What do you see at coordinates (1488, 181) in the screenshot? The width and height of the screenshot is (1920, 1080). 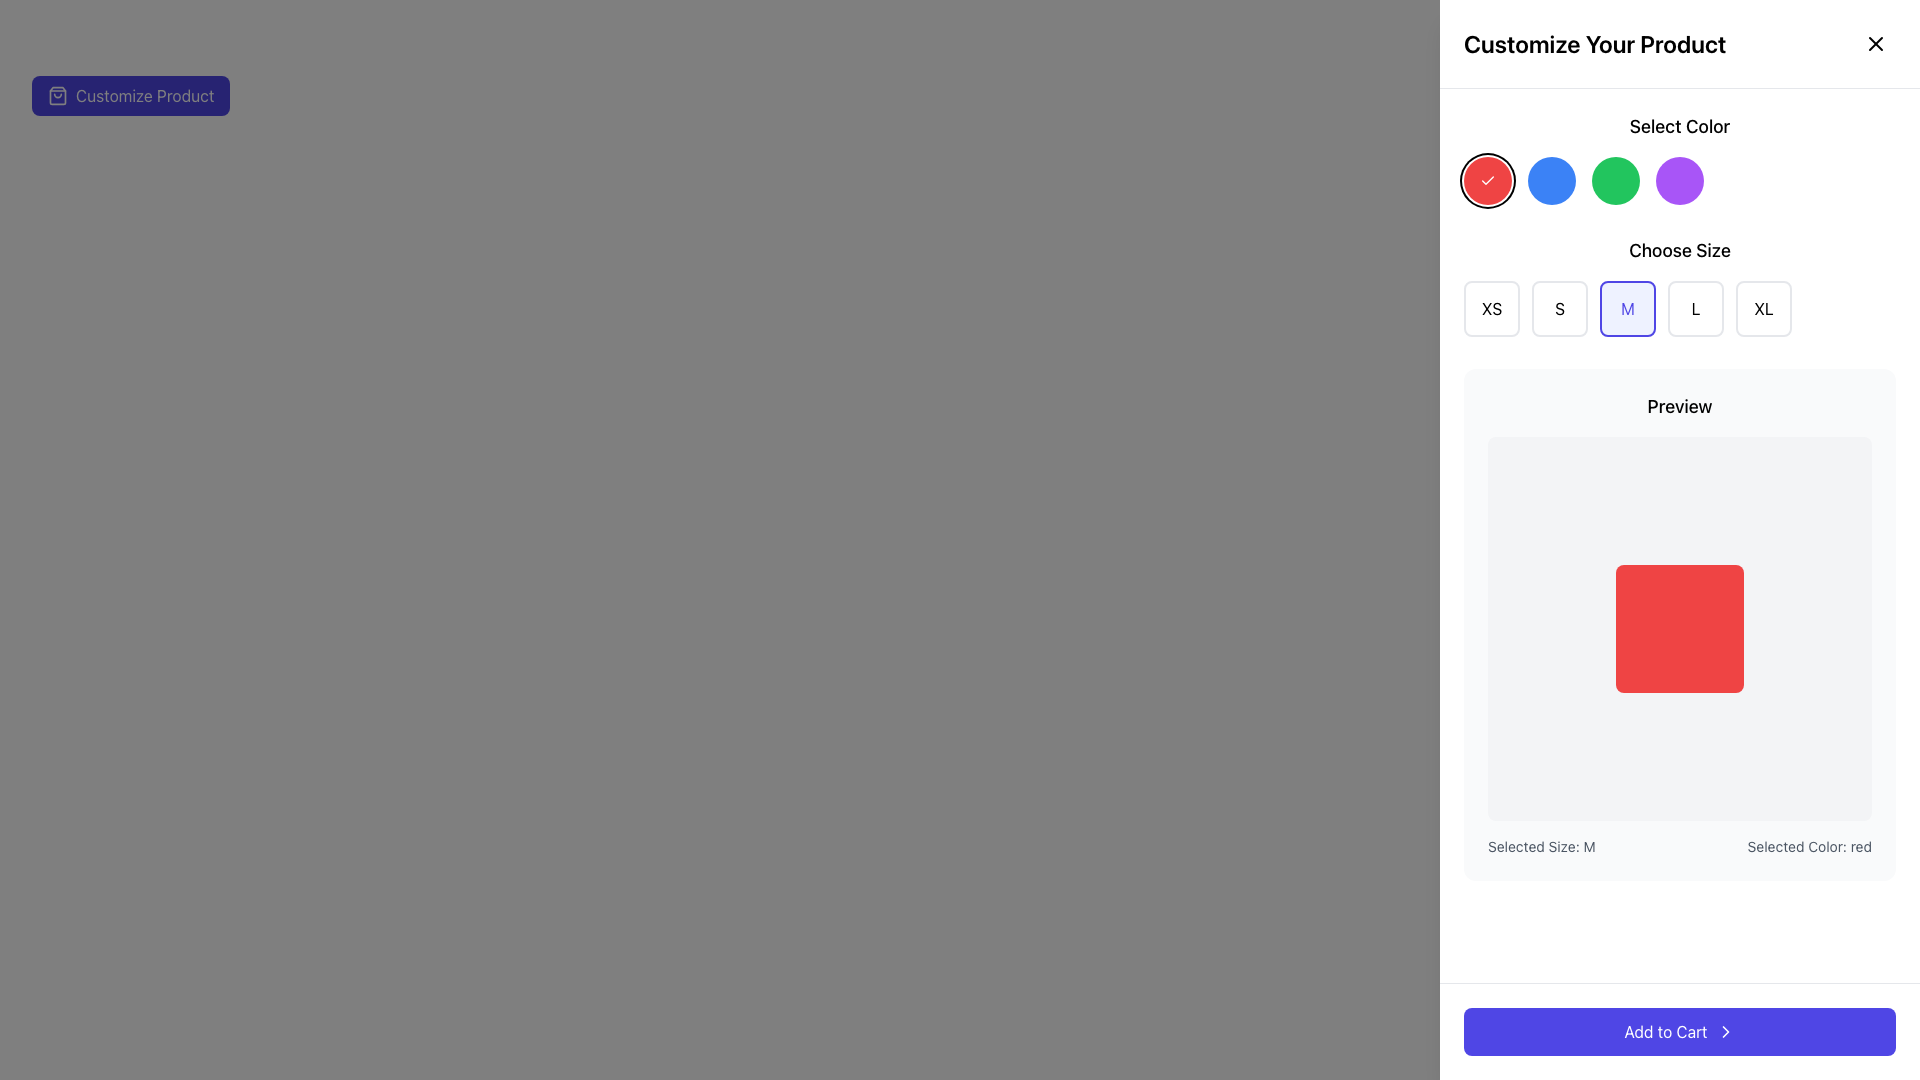 I see `the checkmark icon indicating the selected red color option within the circular button in the 'Select Color' section located in the top-right quadrant of the interface` at bounding box center [1488, 181].